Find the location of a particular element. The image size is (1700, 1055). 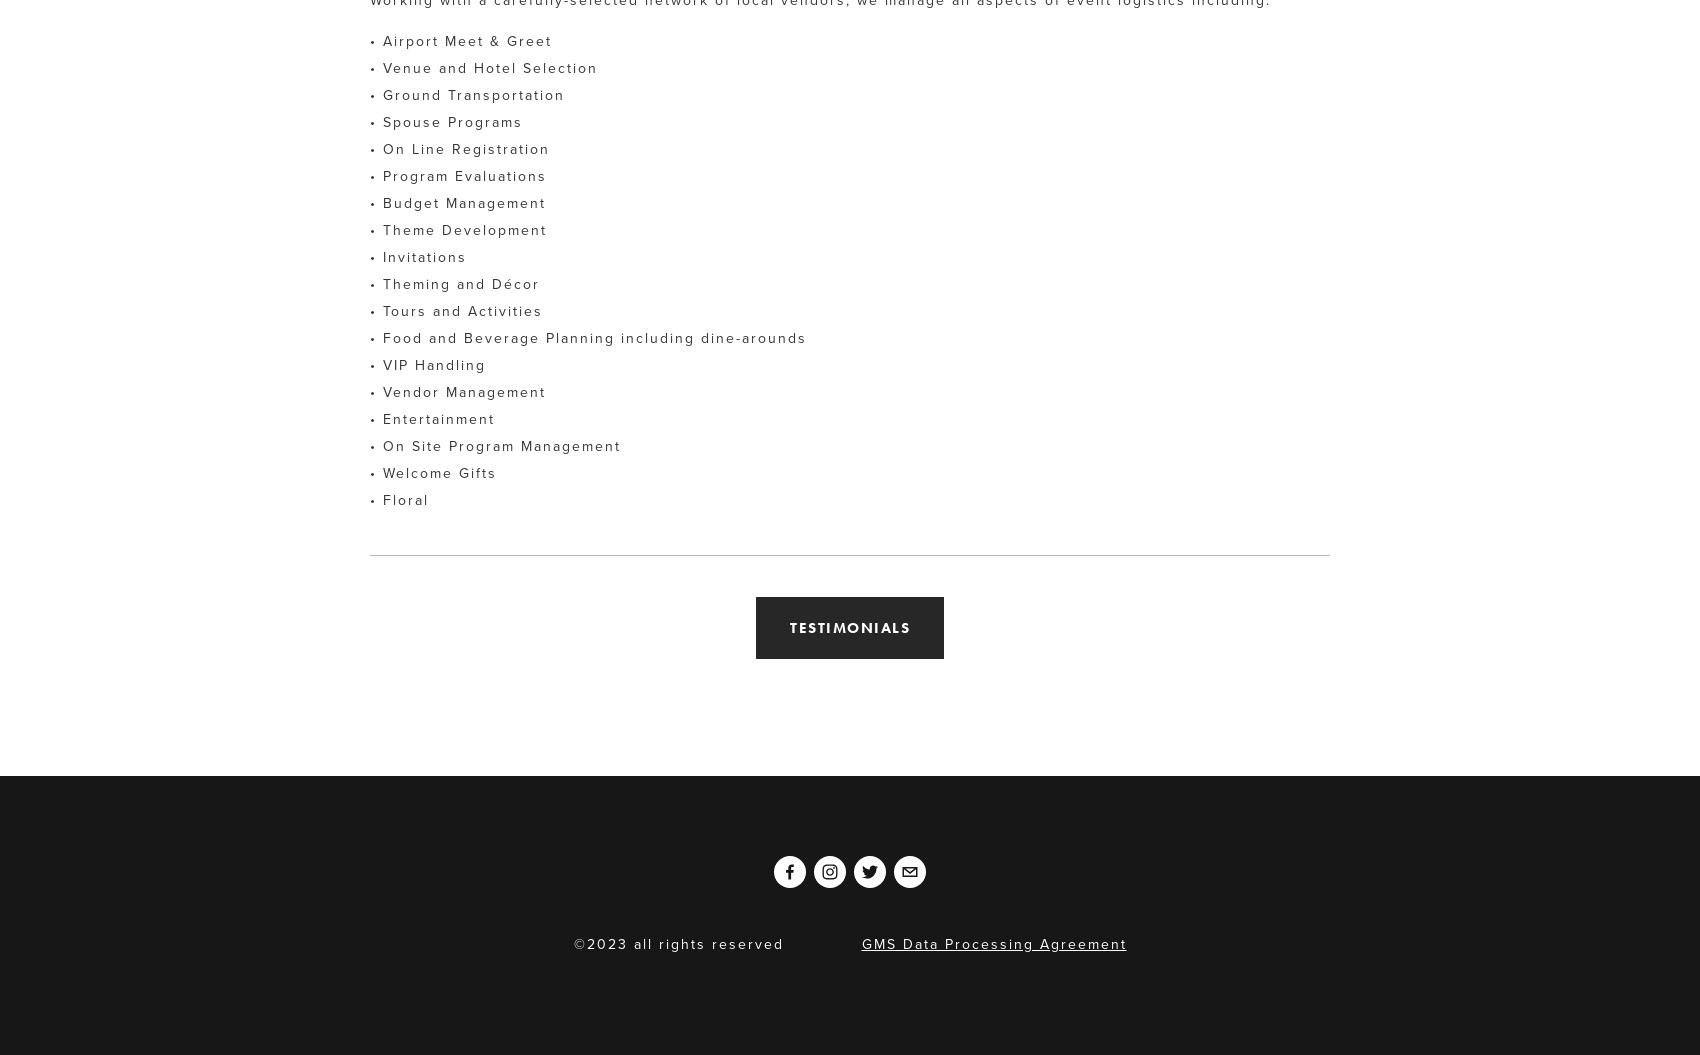

'• Food and Beverage Planning including dine-arounds' is located at coordinates (368, 336).